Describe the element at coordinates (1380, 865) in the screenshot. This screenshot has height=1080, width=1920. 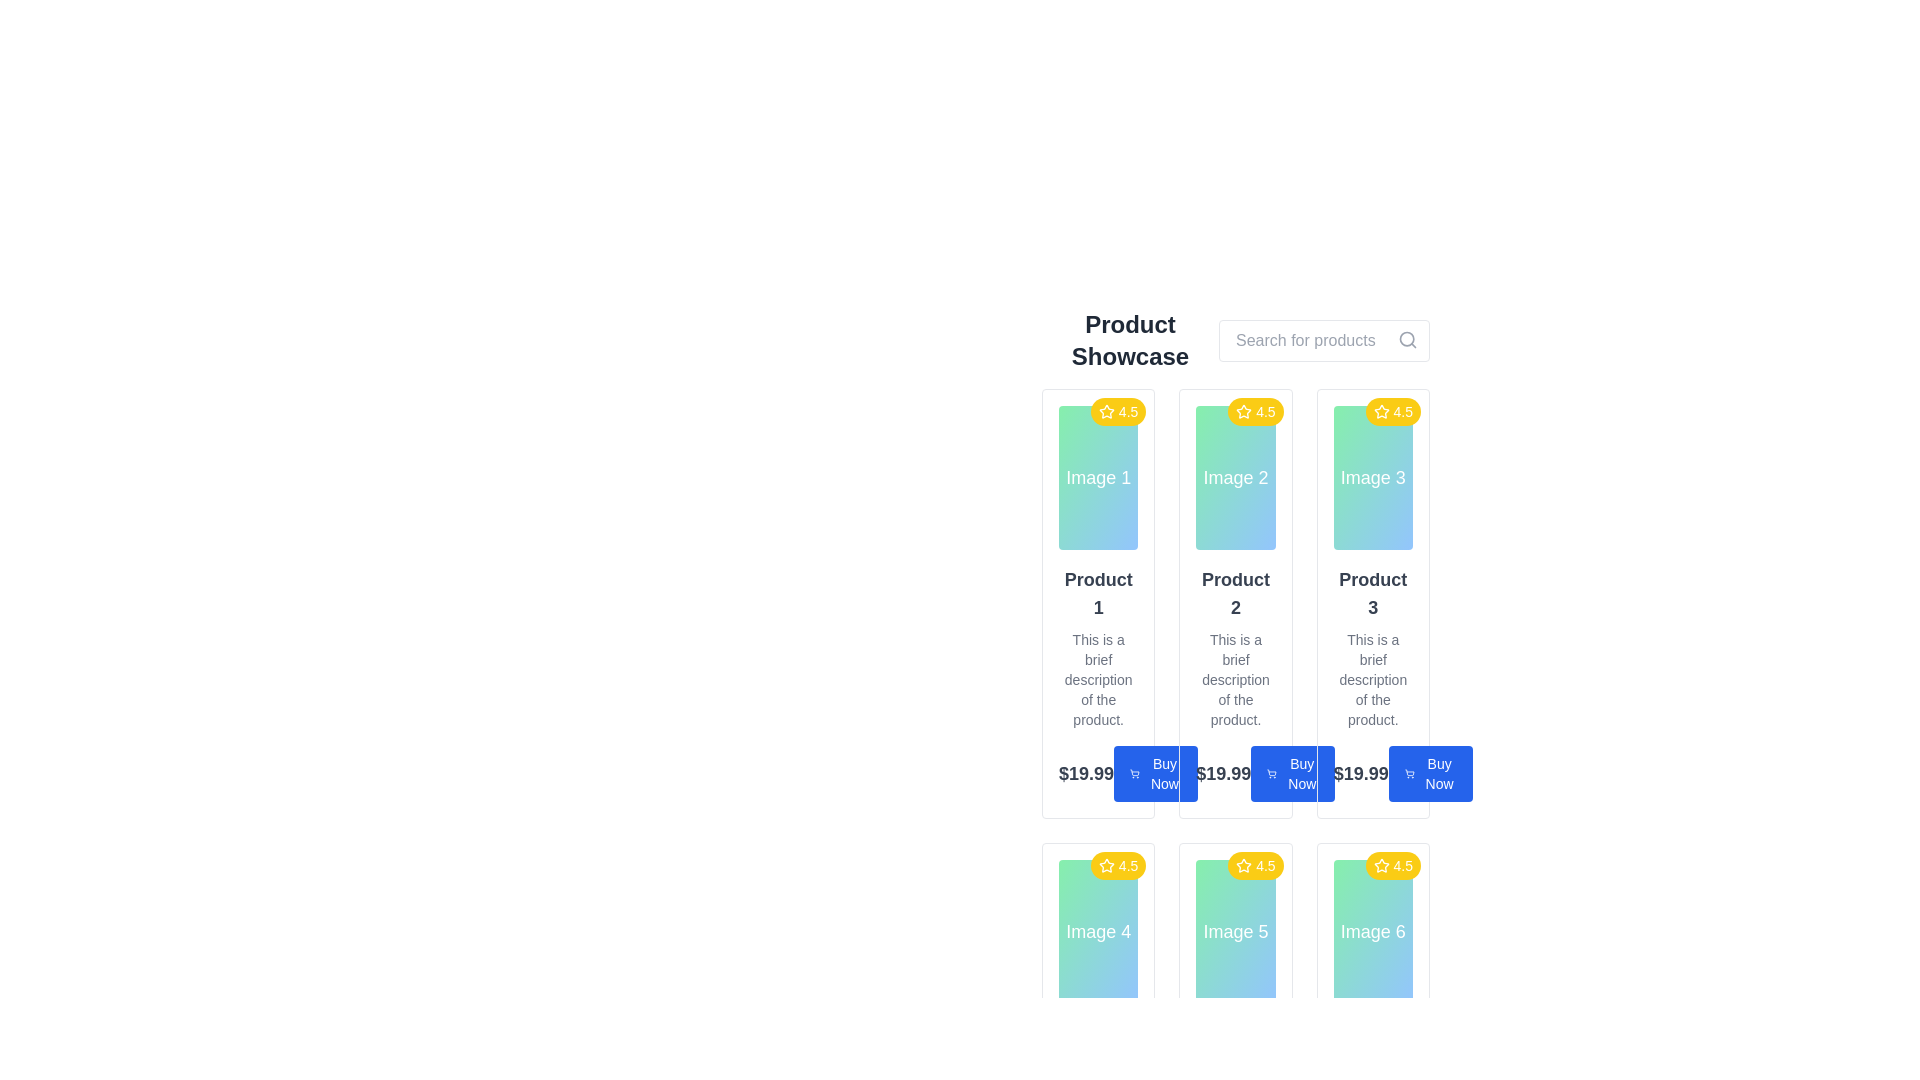
I see `the star rating icon located at the top-right corner of the card for 'Image 6', which visually denotes a rating of '4.5'` at that location.